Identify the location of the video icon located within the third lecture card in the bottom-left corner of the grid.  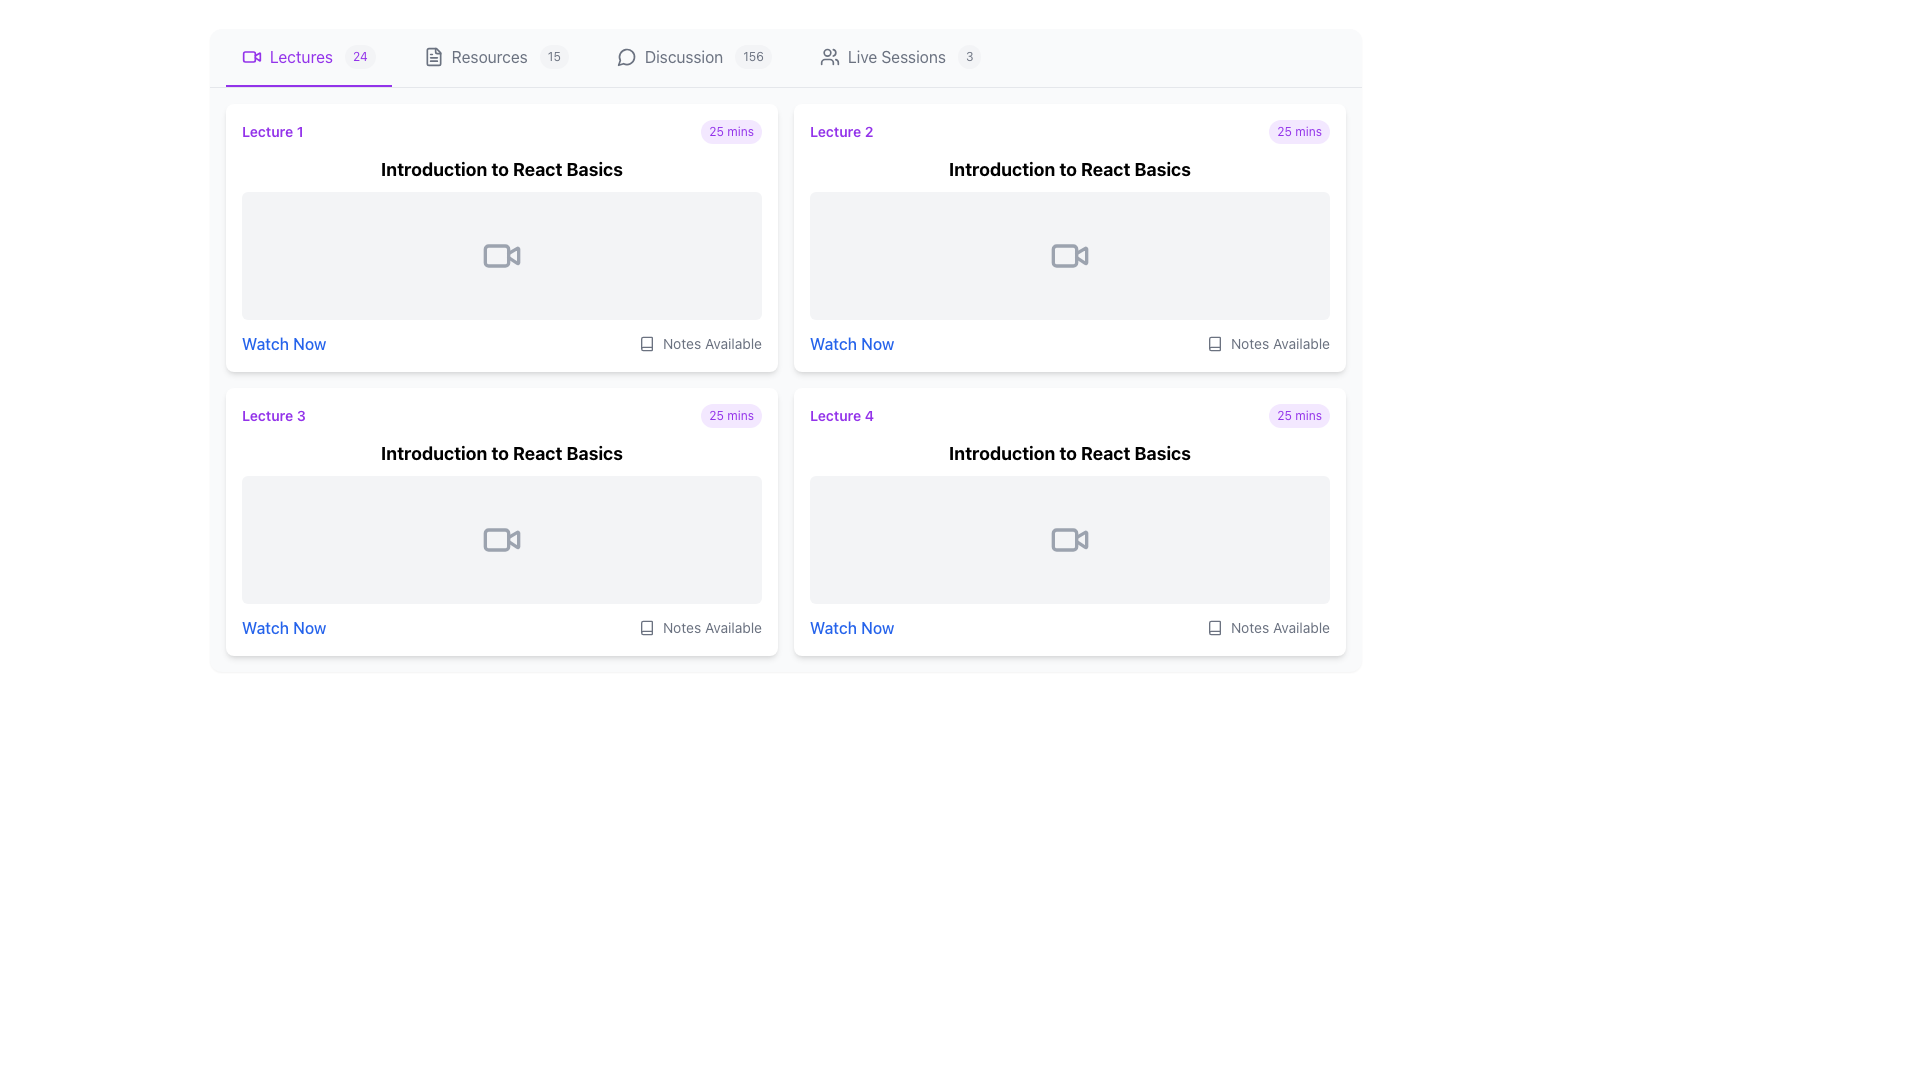
(502, 520).